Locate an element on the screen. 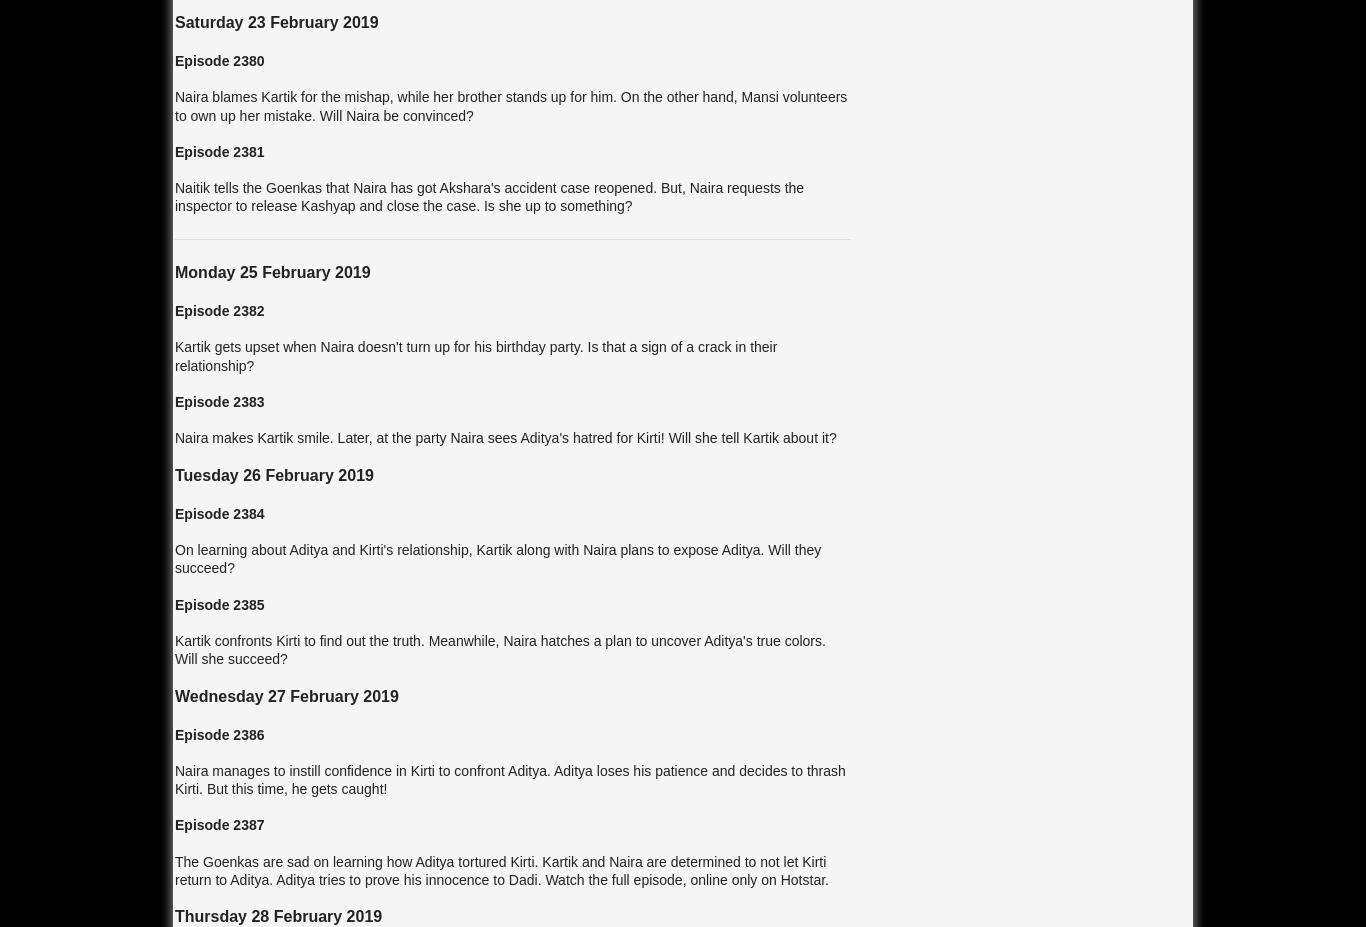 This screenshot has height=927, width=1366. 'Episode 2385' is located at coordinates (173, 604).